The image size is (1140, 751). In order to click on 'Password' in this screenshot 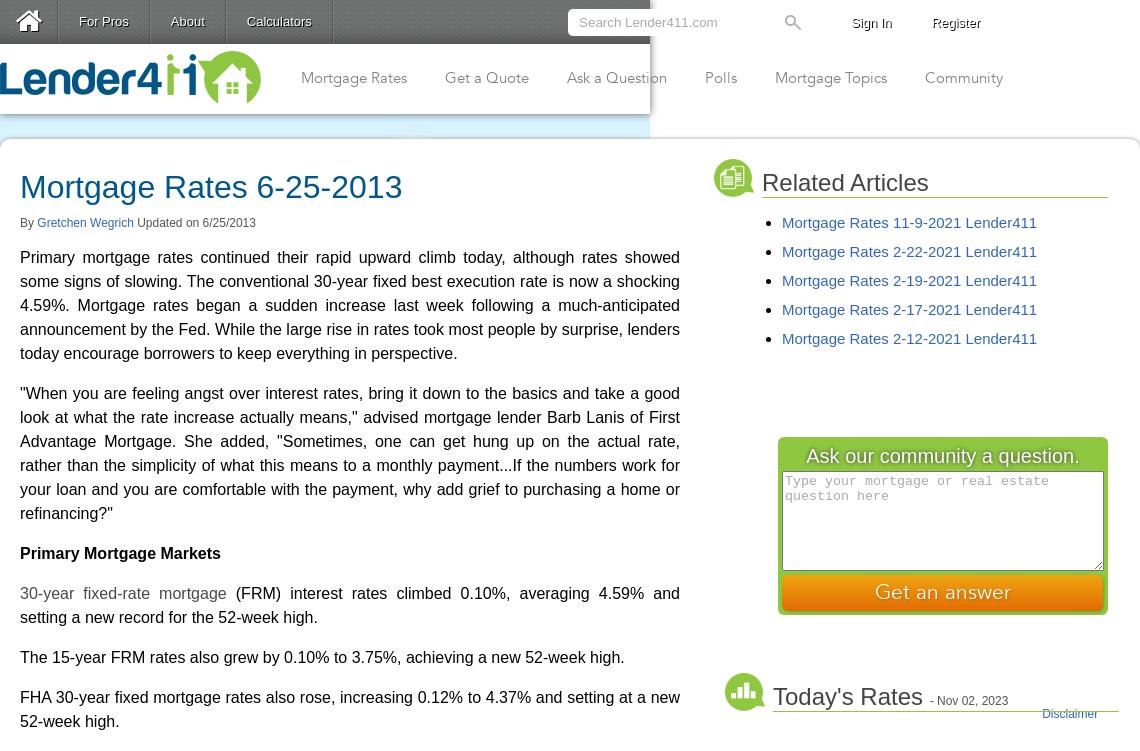, I will do `click(113, 239)`.